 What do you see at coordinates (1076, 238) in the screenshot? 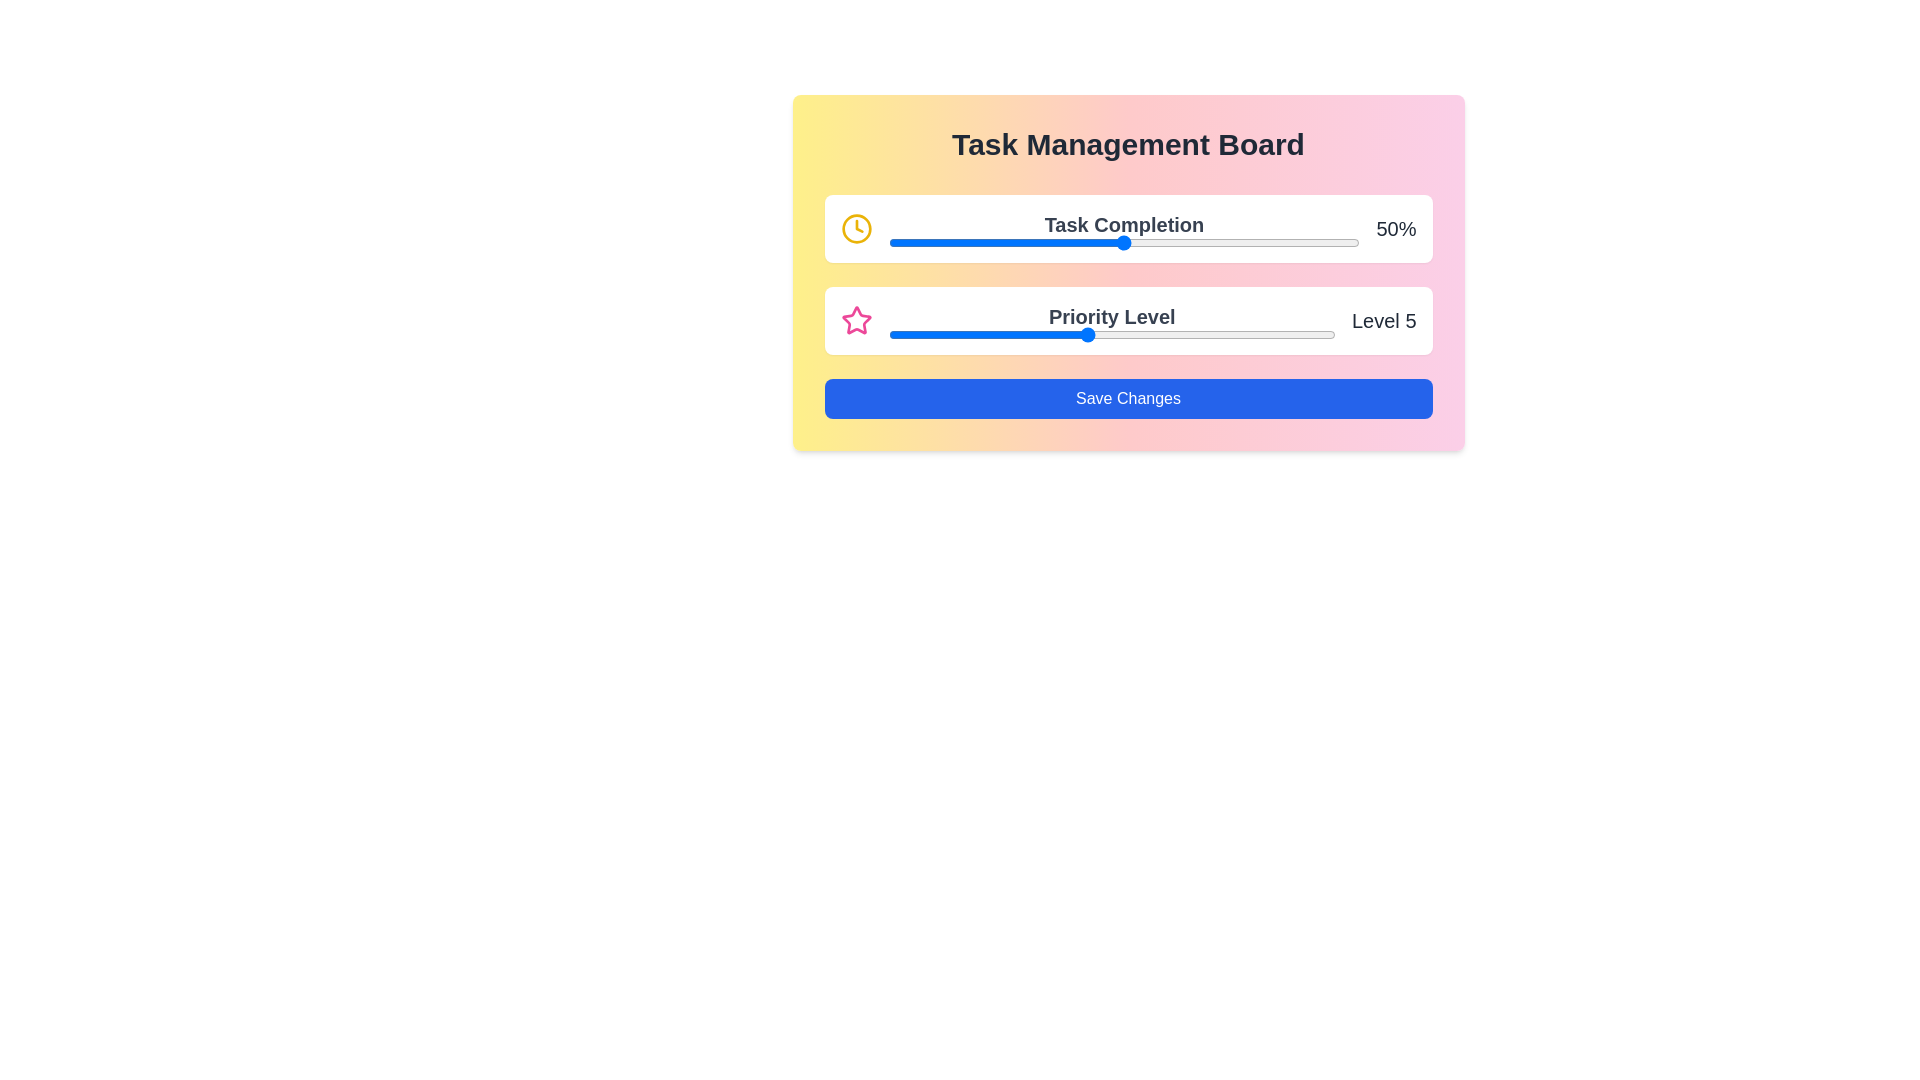
I see `task completion` at bounding box center [1076, 238].